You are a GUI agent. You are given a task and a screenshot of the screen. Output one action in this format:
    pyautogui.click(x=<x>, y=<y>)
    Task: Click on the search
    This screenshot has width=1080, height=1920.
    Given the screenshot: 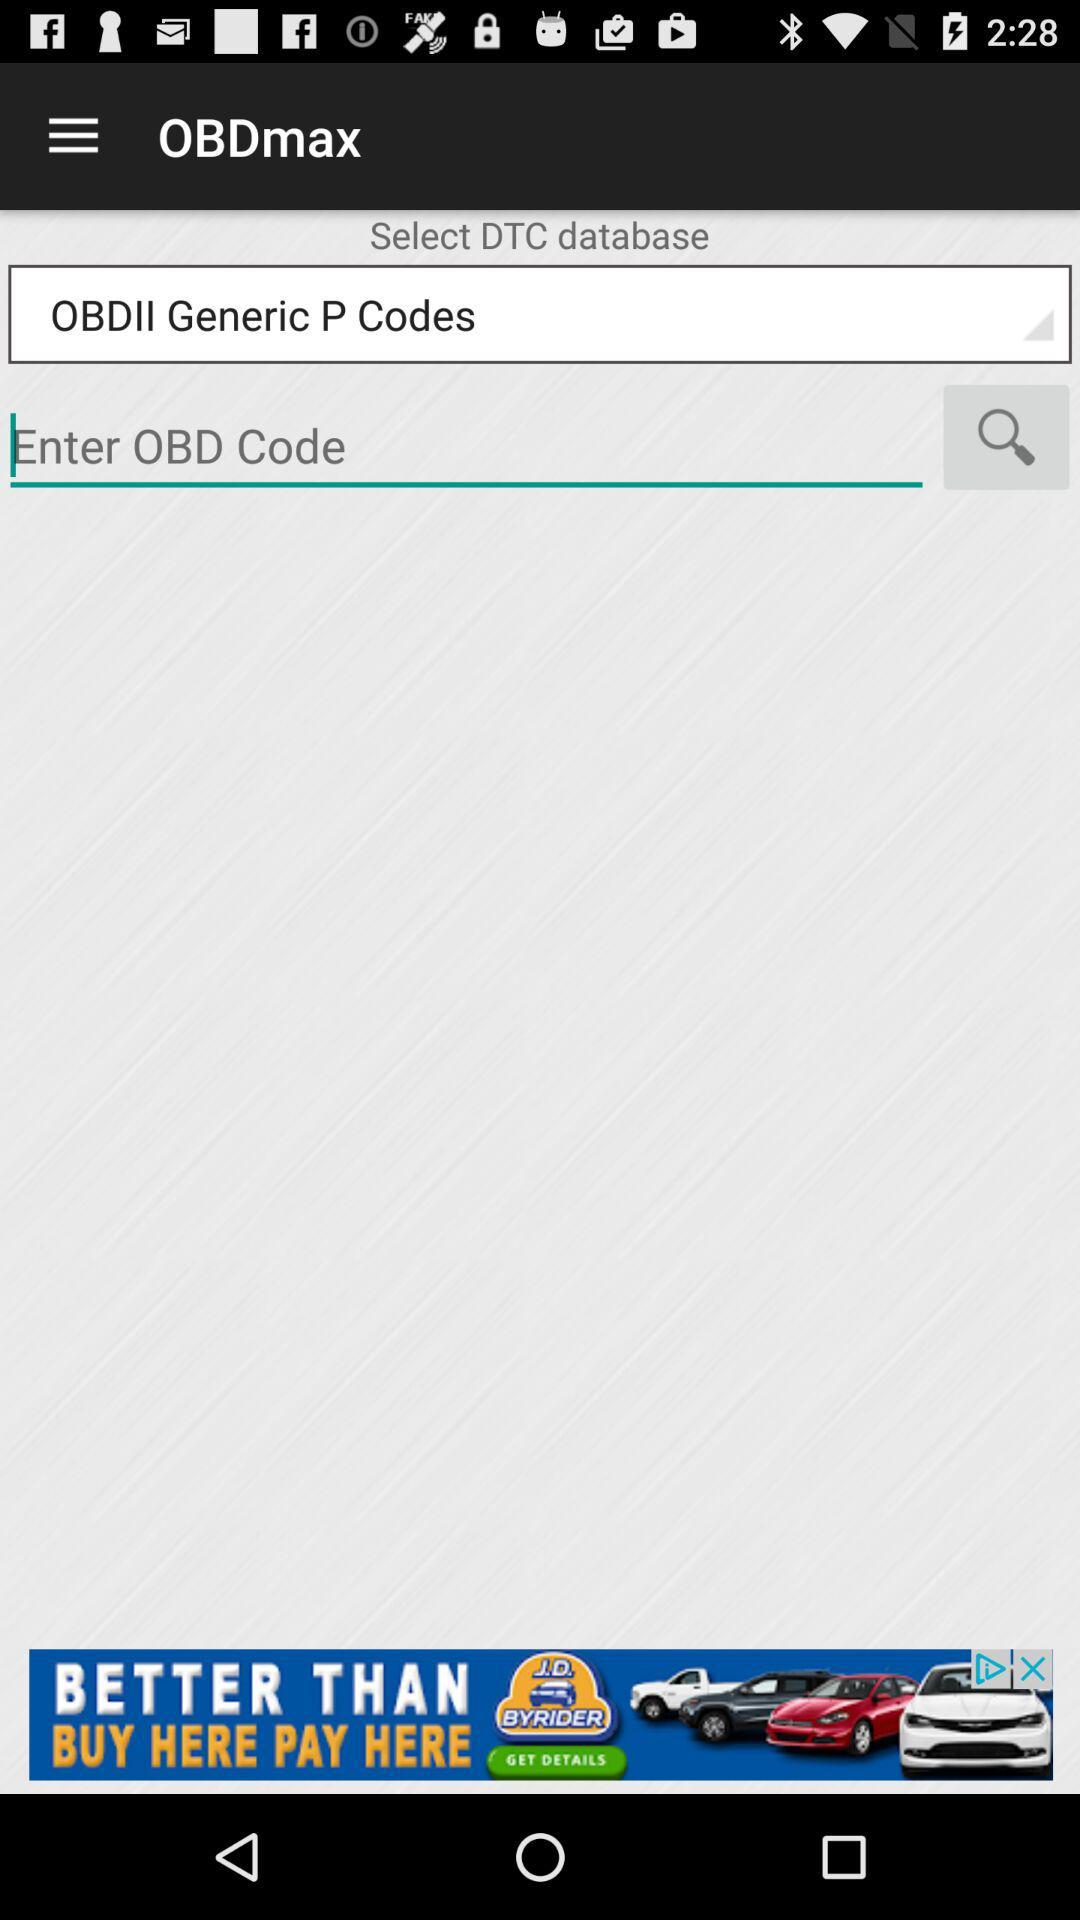 What is the action you would take?
    pyautogui.click(x=1006, y=436)
    